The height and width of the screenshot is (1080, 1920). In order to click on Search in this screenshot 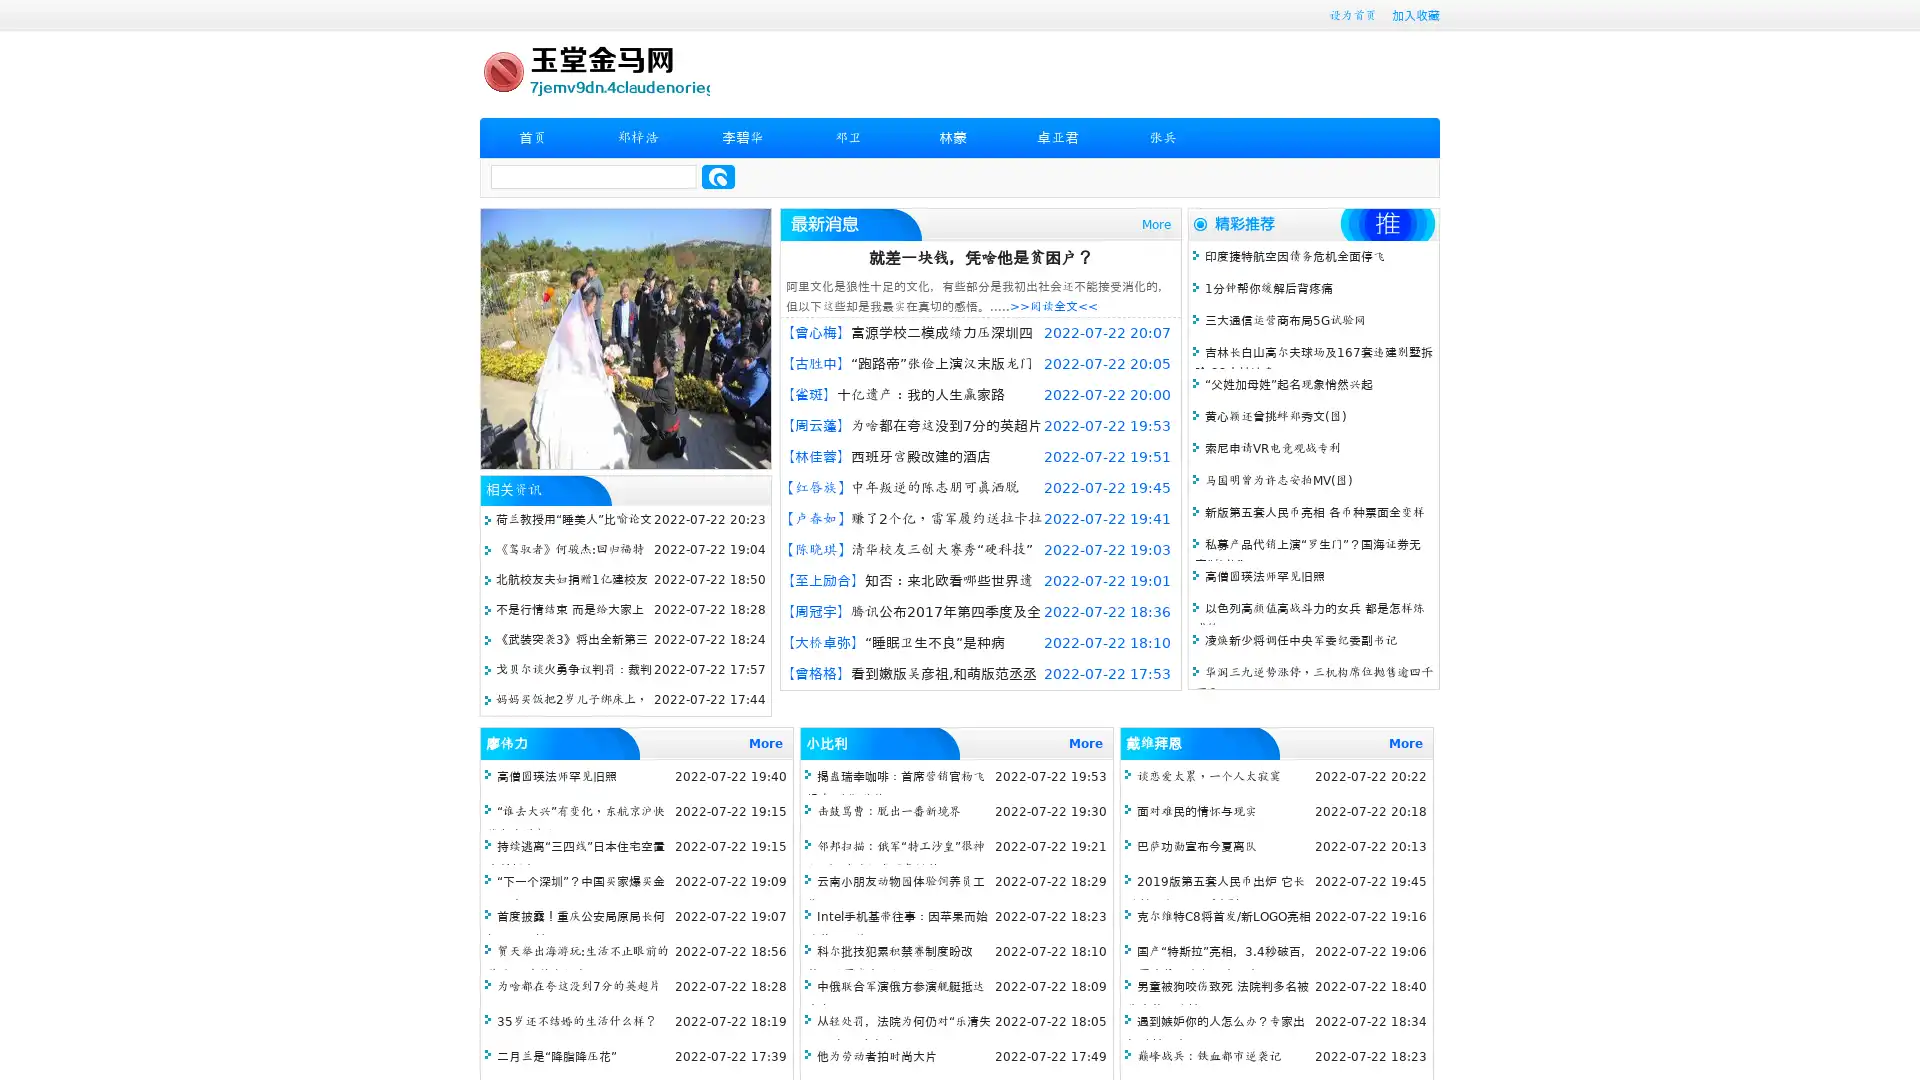, I will do `click(718, 176)`.